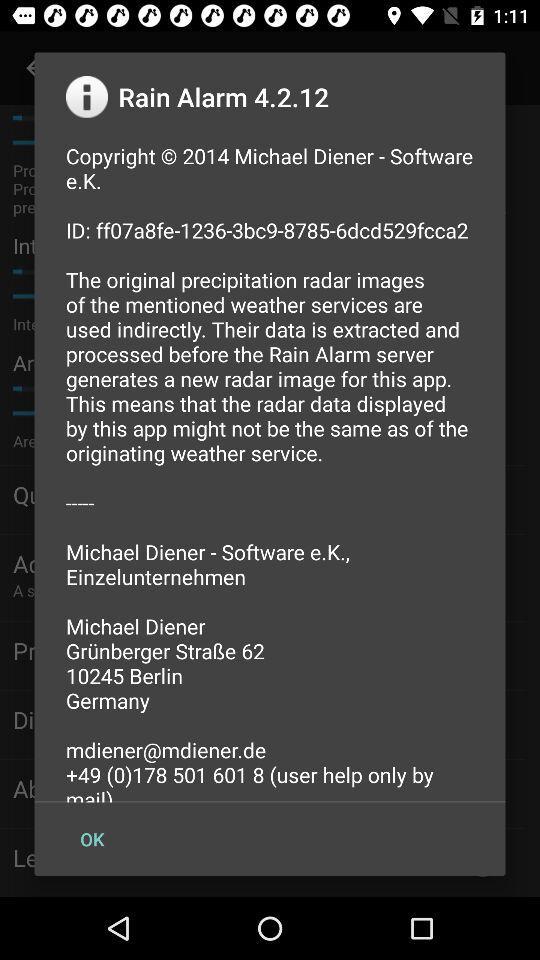  Describe the element at coordinates (91, 839) in the screenshot. I see `the ok` at that location.